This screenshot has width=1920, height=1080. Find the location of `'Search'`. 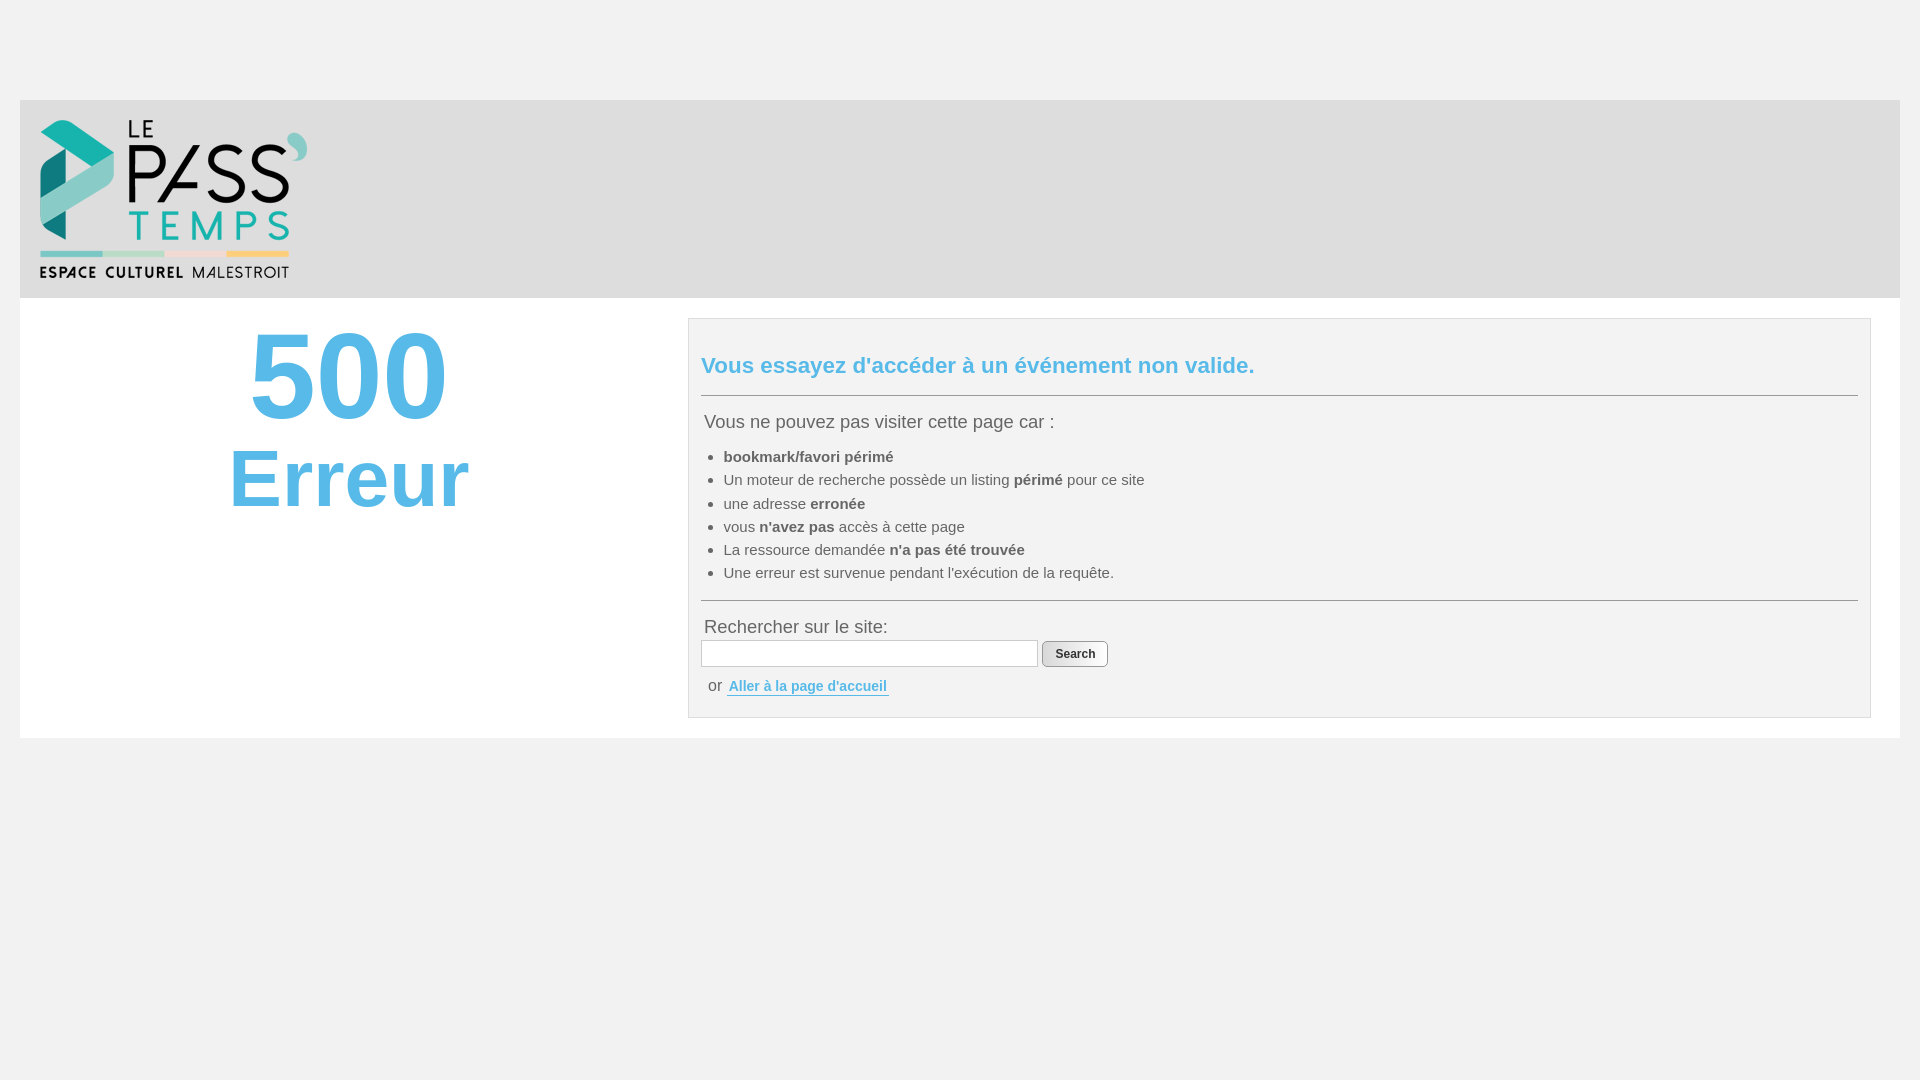

'Search' is located at coordinates (1074, 654).